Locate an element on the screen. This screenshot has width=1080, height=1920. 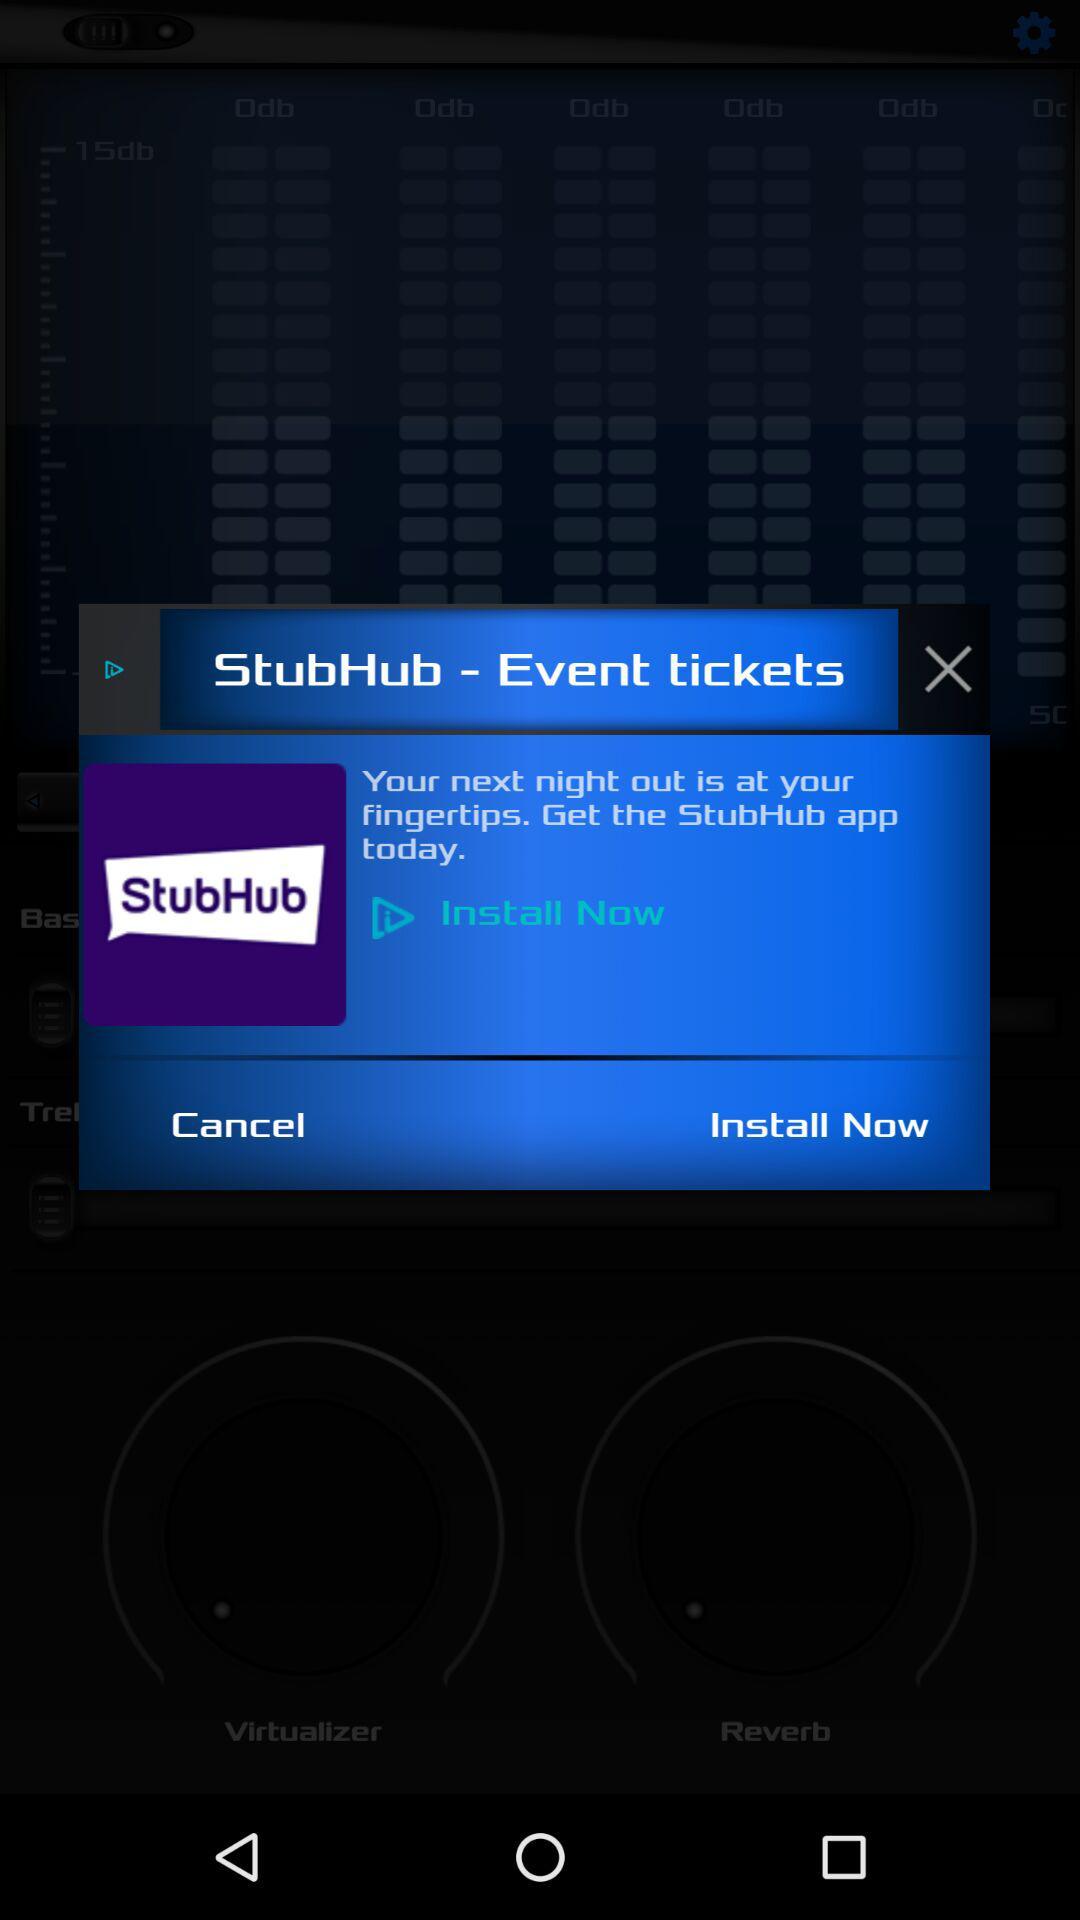
the icon next to install now is located at coordinates (248, 1125).